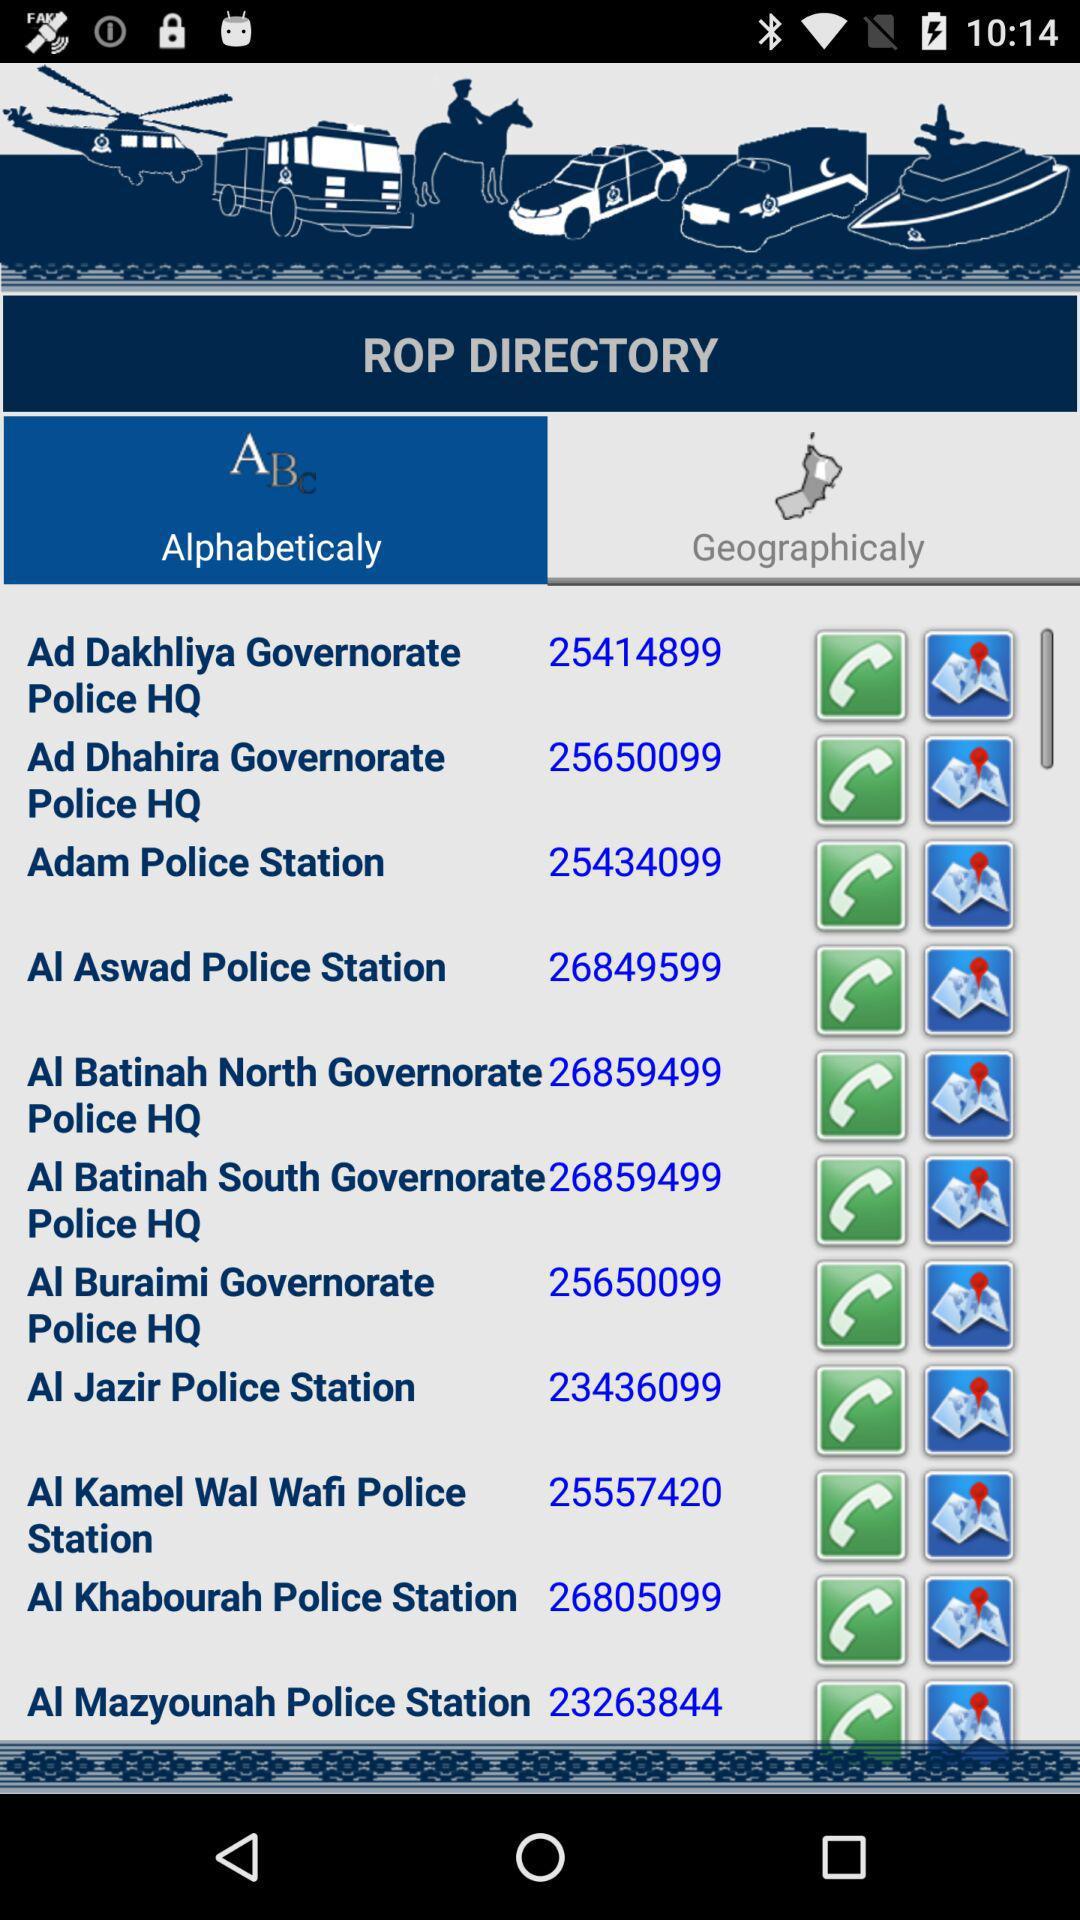 This screenshot has height=1920, width=1080. What do you see at coordinates (859, 676) in the screenshot?
I see `phone` at bounding box center [859, 676].